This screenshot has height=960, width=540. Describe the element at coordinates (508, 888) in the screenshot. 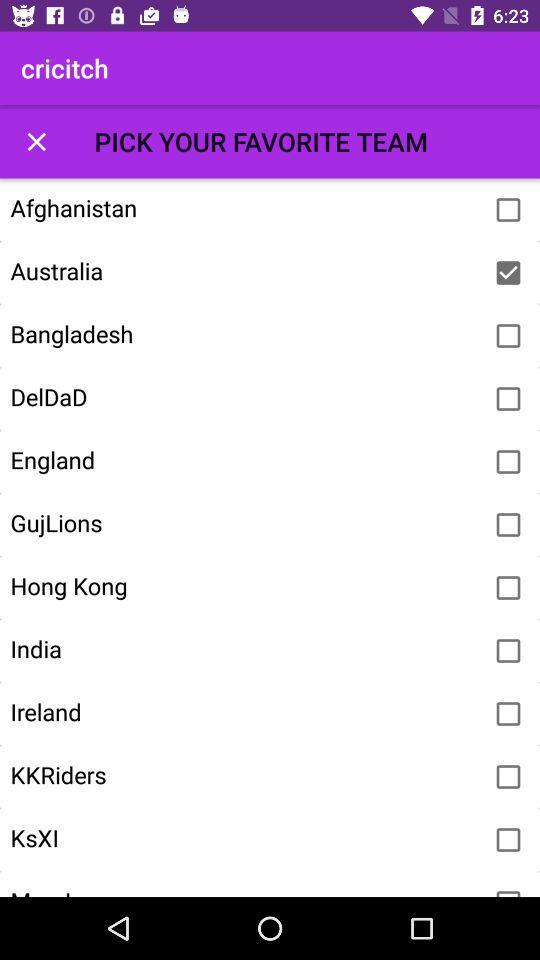

I see `checkbox for favorite team` at that location.